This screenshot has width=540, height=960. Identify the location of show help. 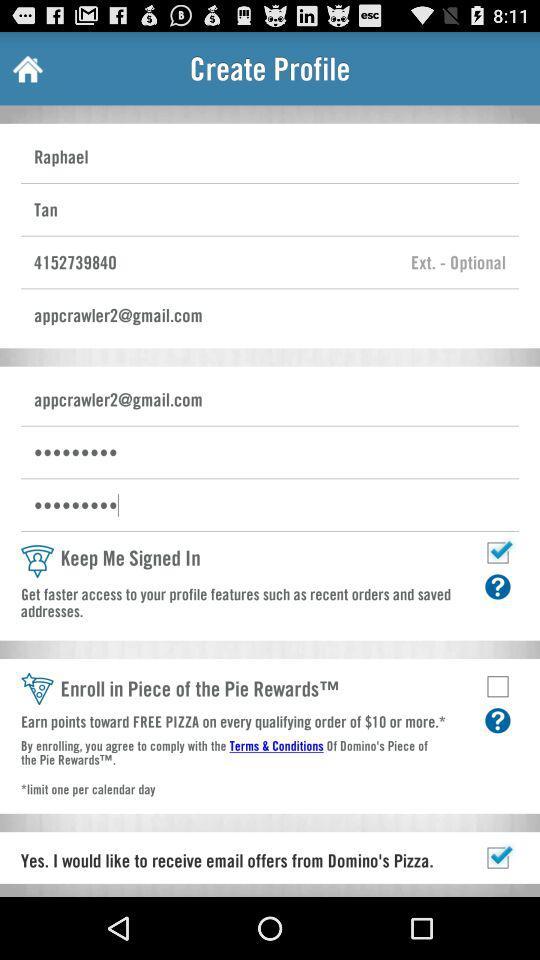
(496, 720).